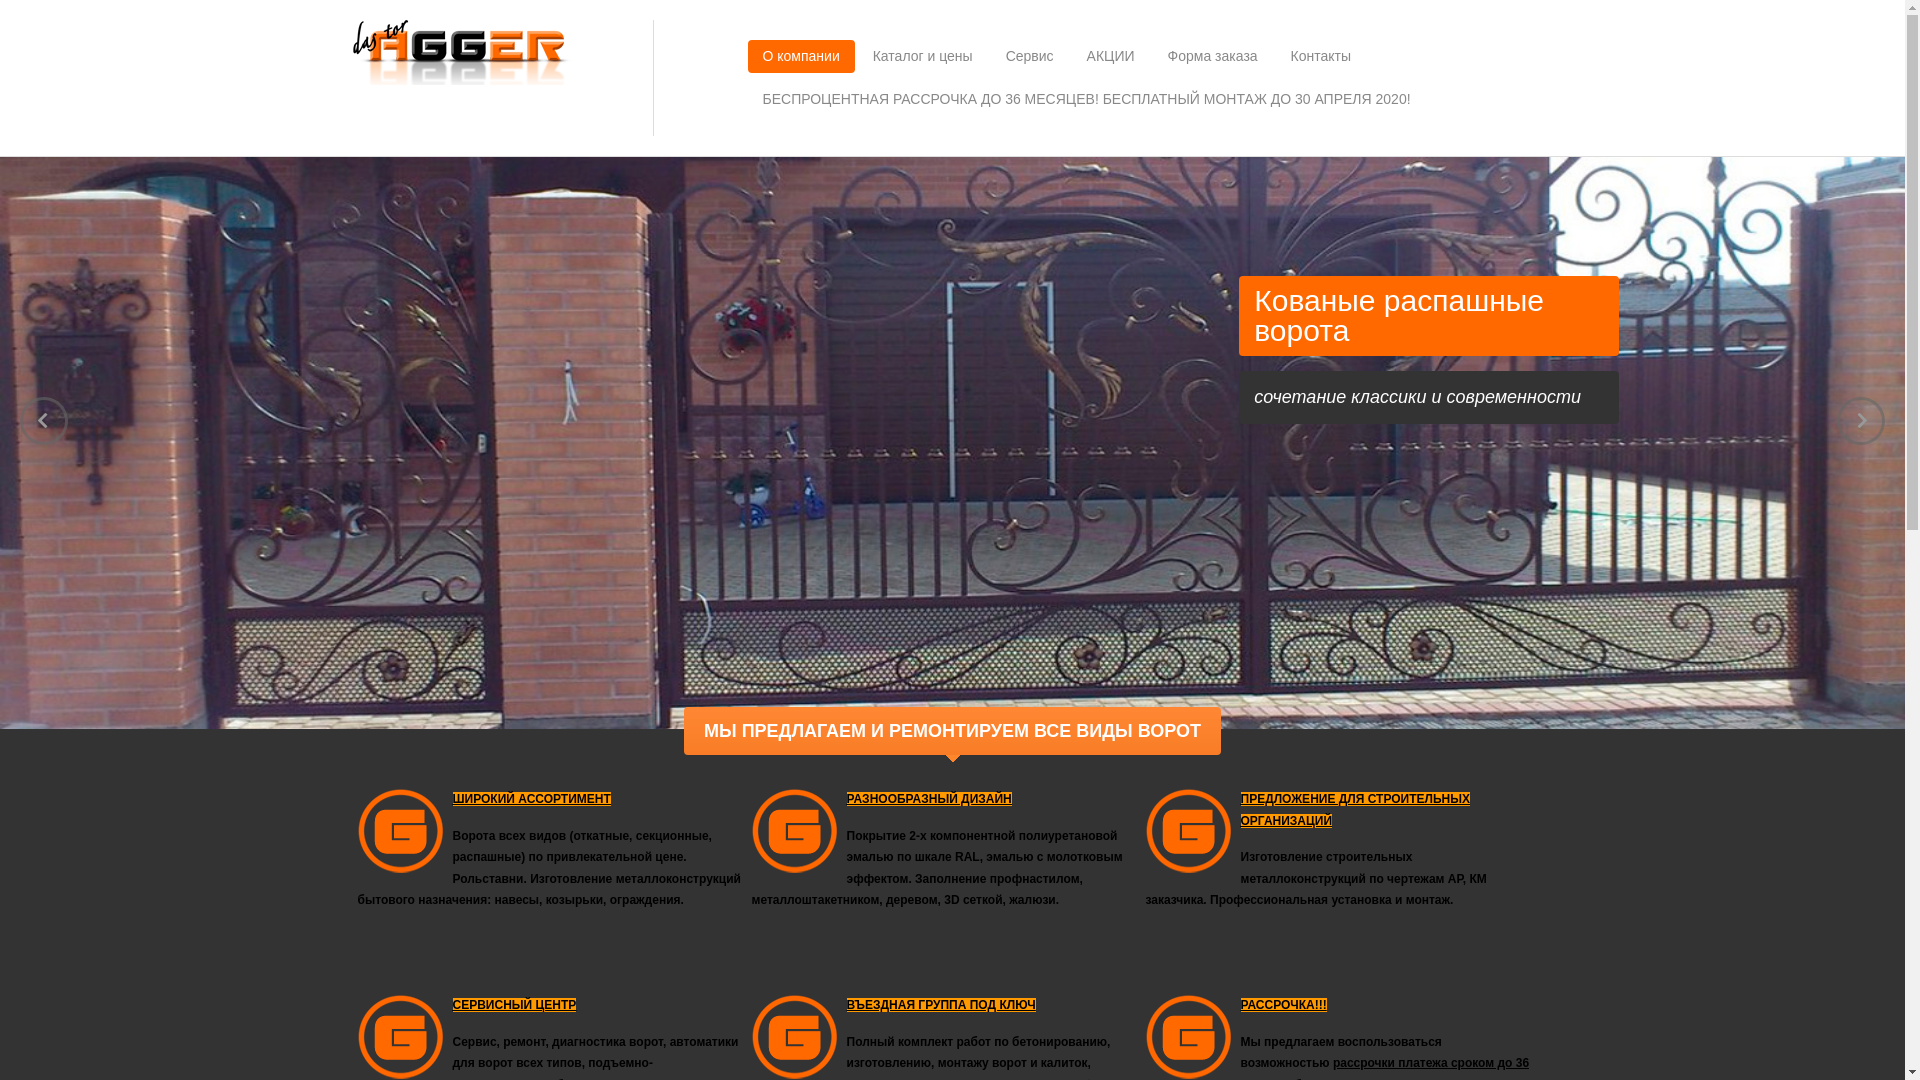 The image size is (1920, 1080). Describe the element at coordinates (43, 419) in the screenshot. I see `'prev'` at that location.